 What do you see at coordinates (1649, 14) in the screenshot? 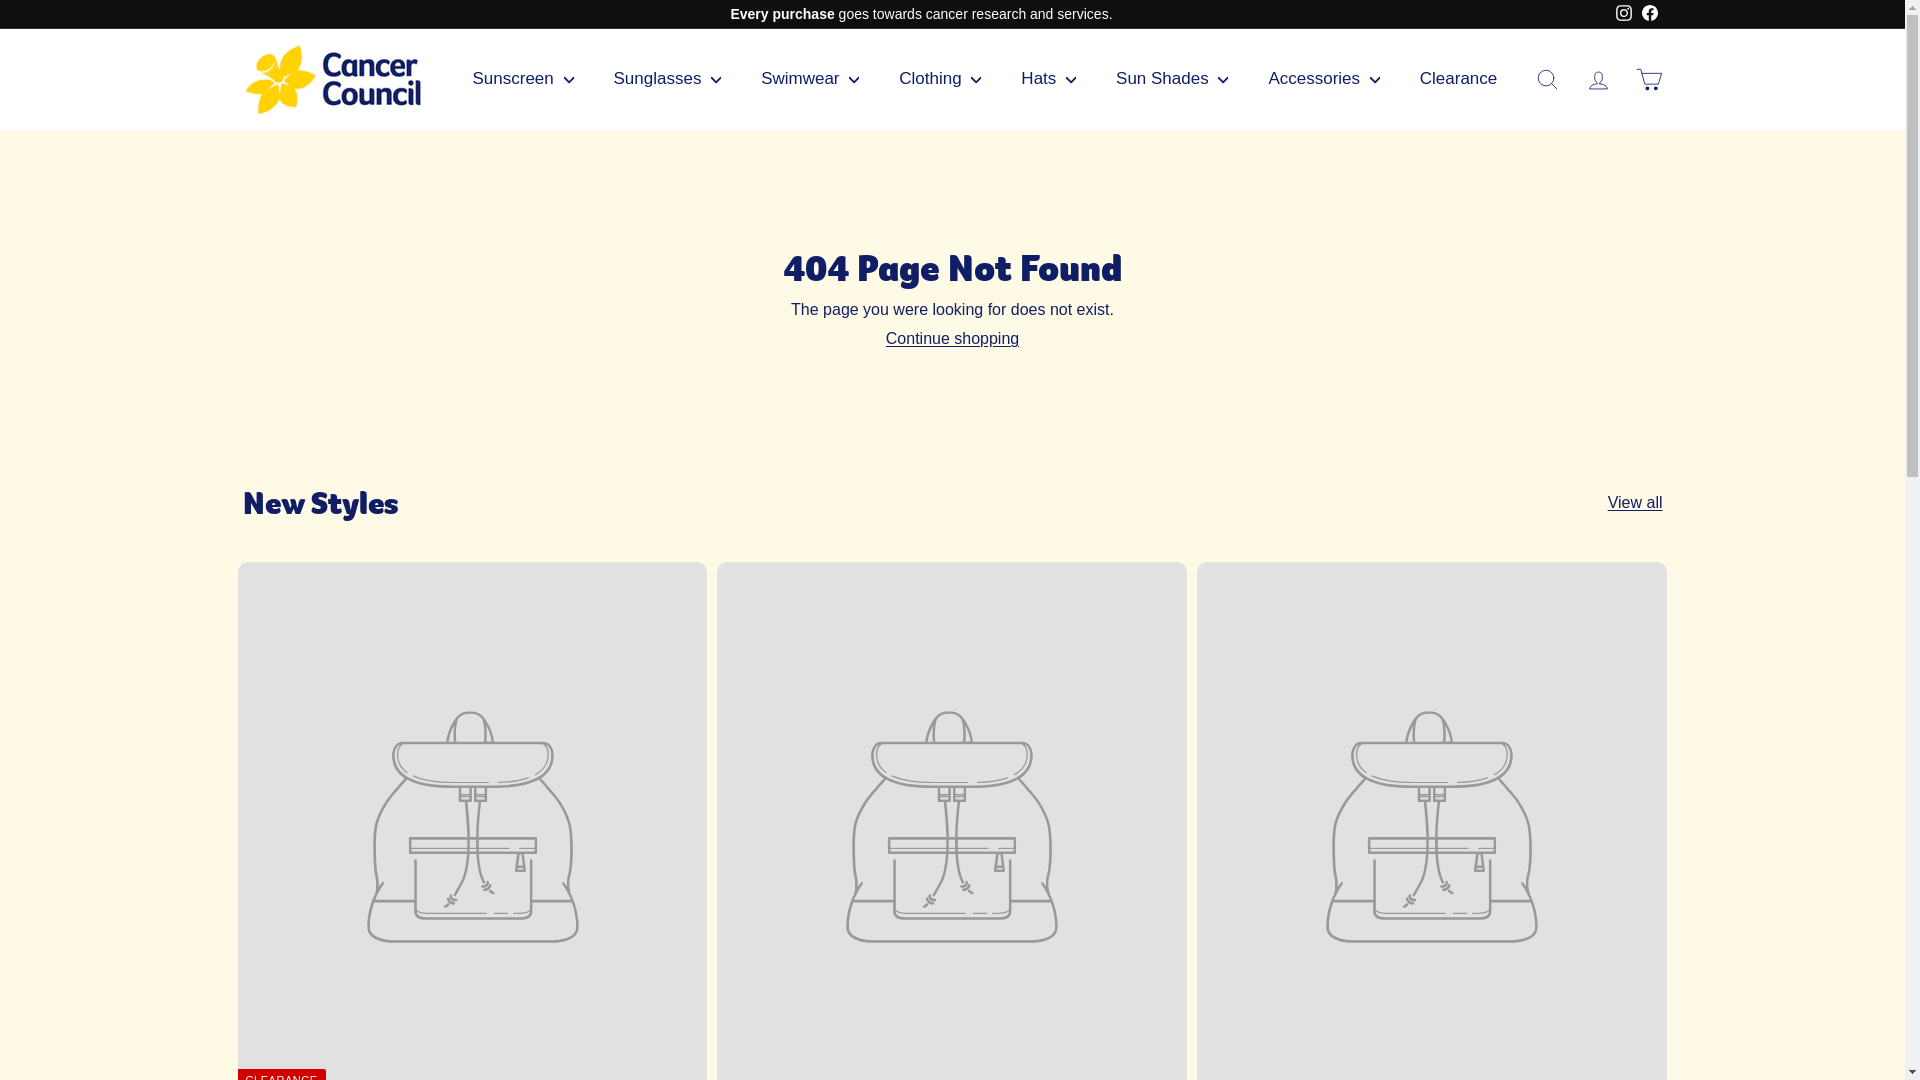
I see `'Facebook'` at bounding box center [1649, 14].